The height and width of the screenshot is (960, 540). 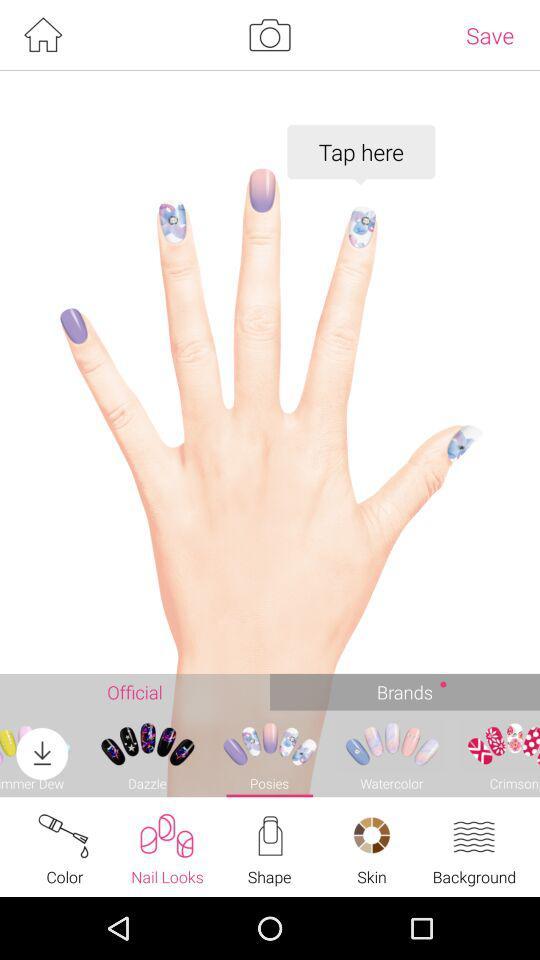 What do you see at coordinates (269, 36) in the screenshot?
I see `the photo icon` at bounding box center [269, 36].